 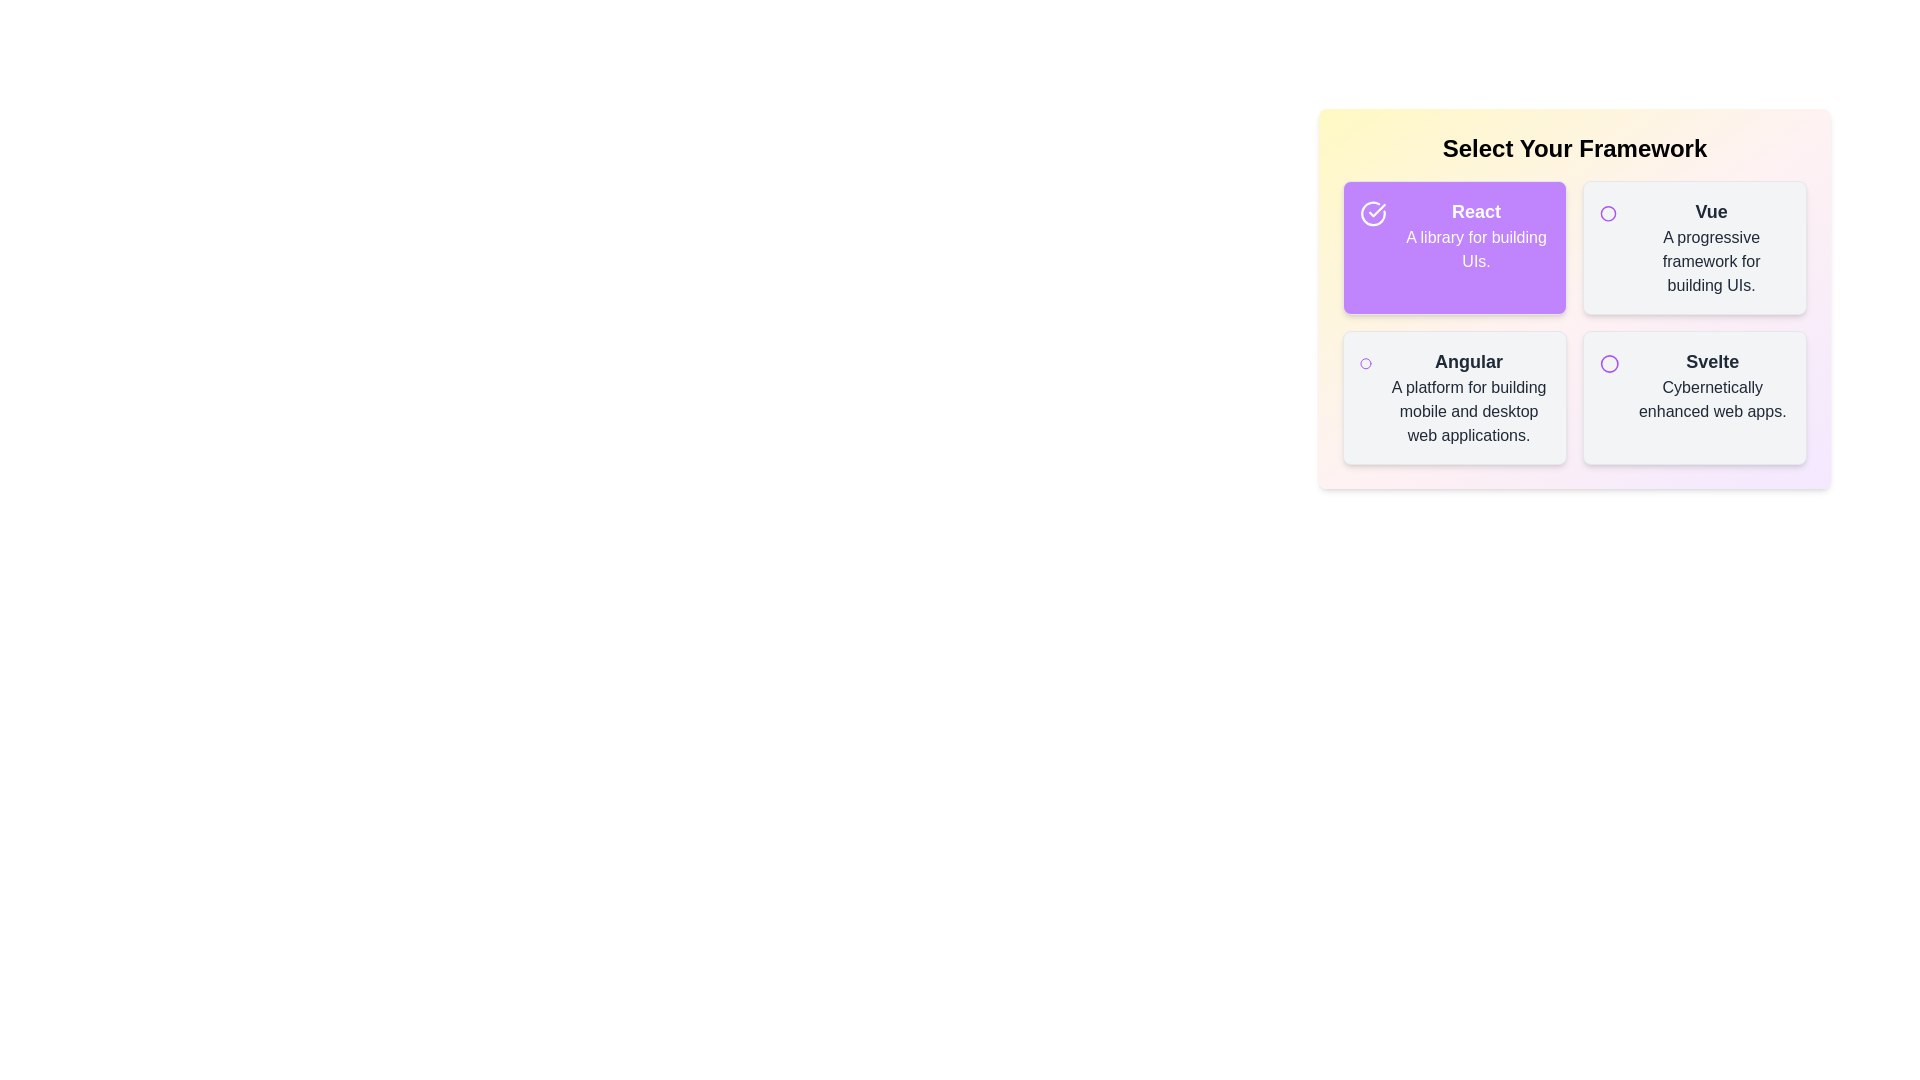 What do you see at coordinates (1454, 397) in the screenshot?
I see `the item labeled Angular to toggle its selection state` at bounding box center [1454, 397].